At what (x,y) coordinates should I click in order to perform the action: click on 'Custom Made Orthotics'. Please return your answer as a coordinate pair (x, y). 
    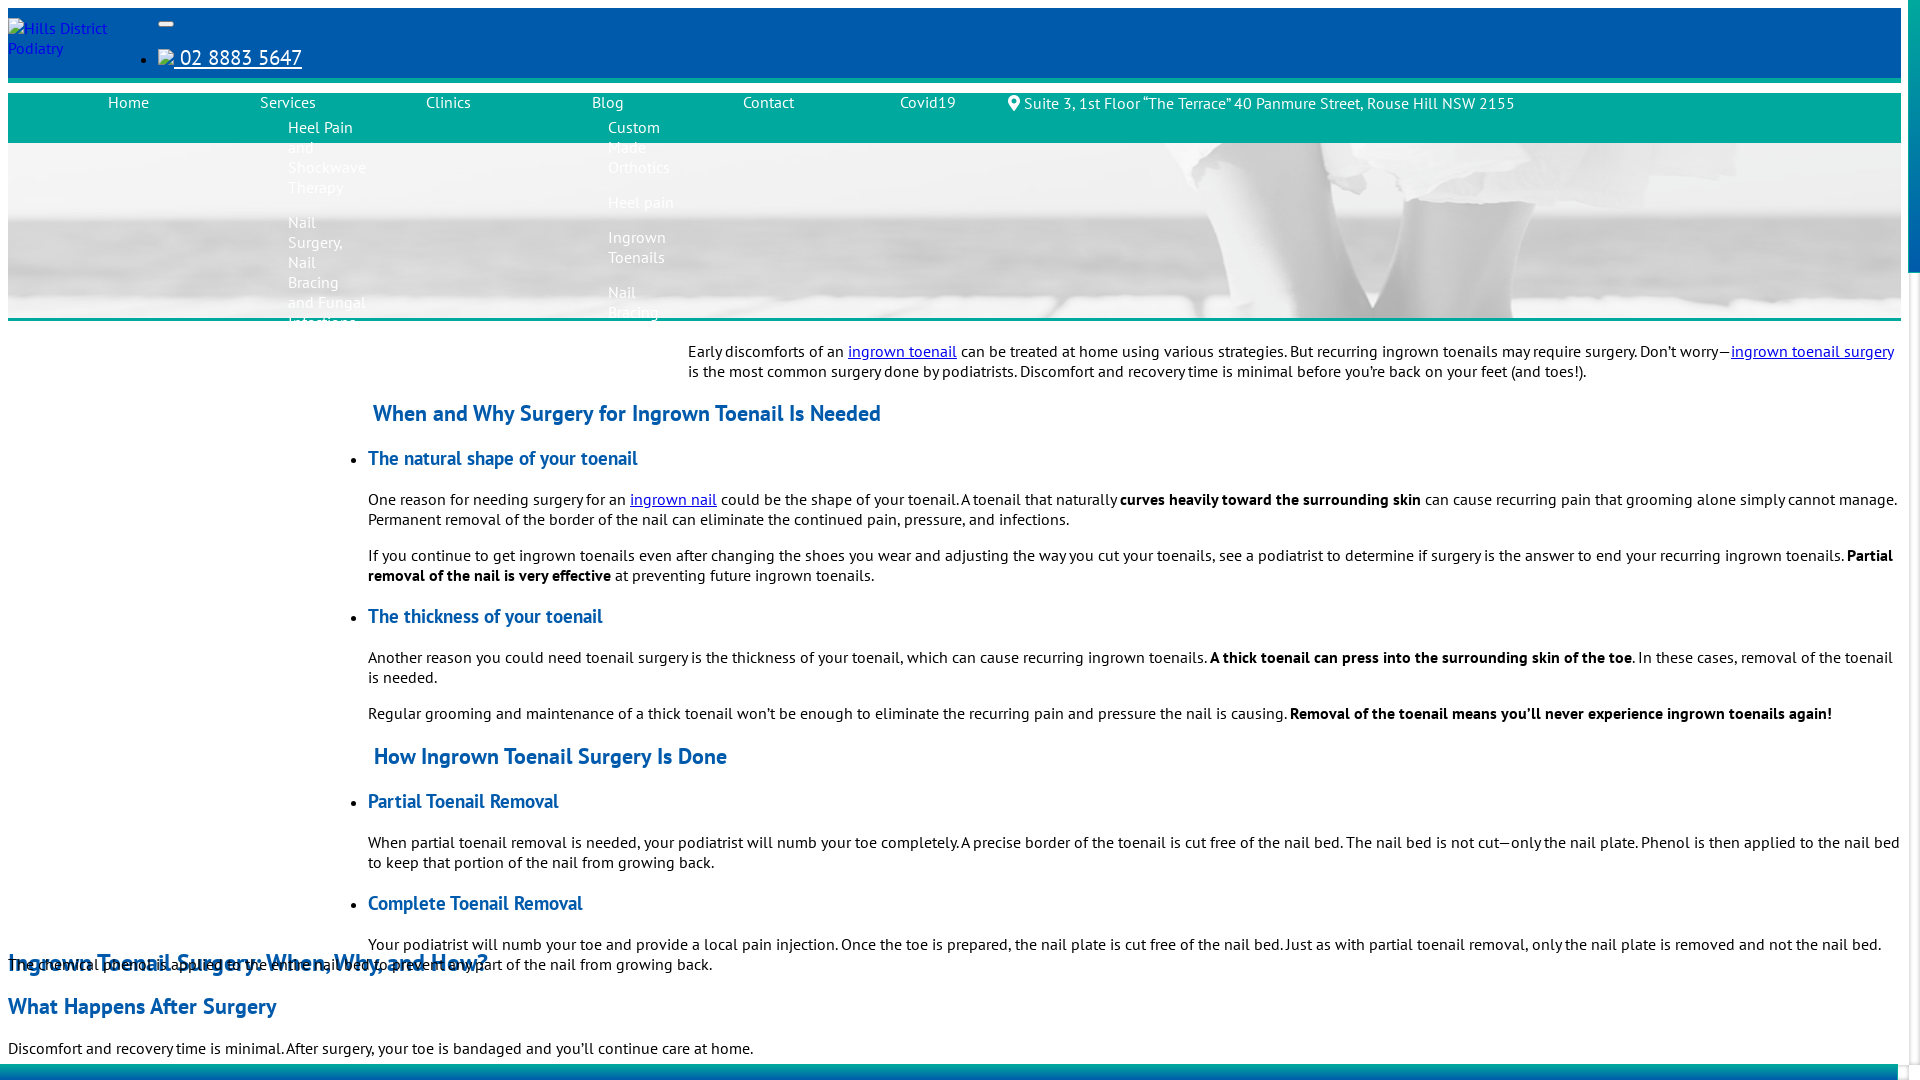
    Looking at the image, I should click on (637, 145).